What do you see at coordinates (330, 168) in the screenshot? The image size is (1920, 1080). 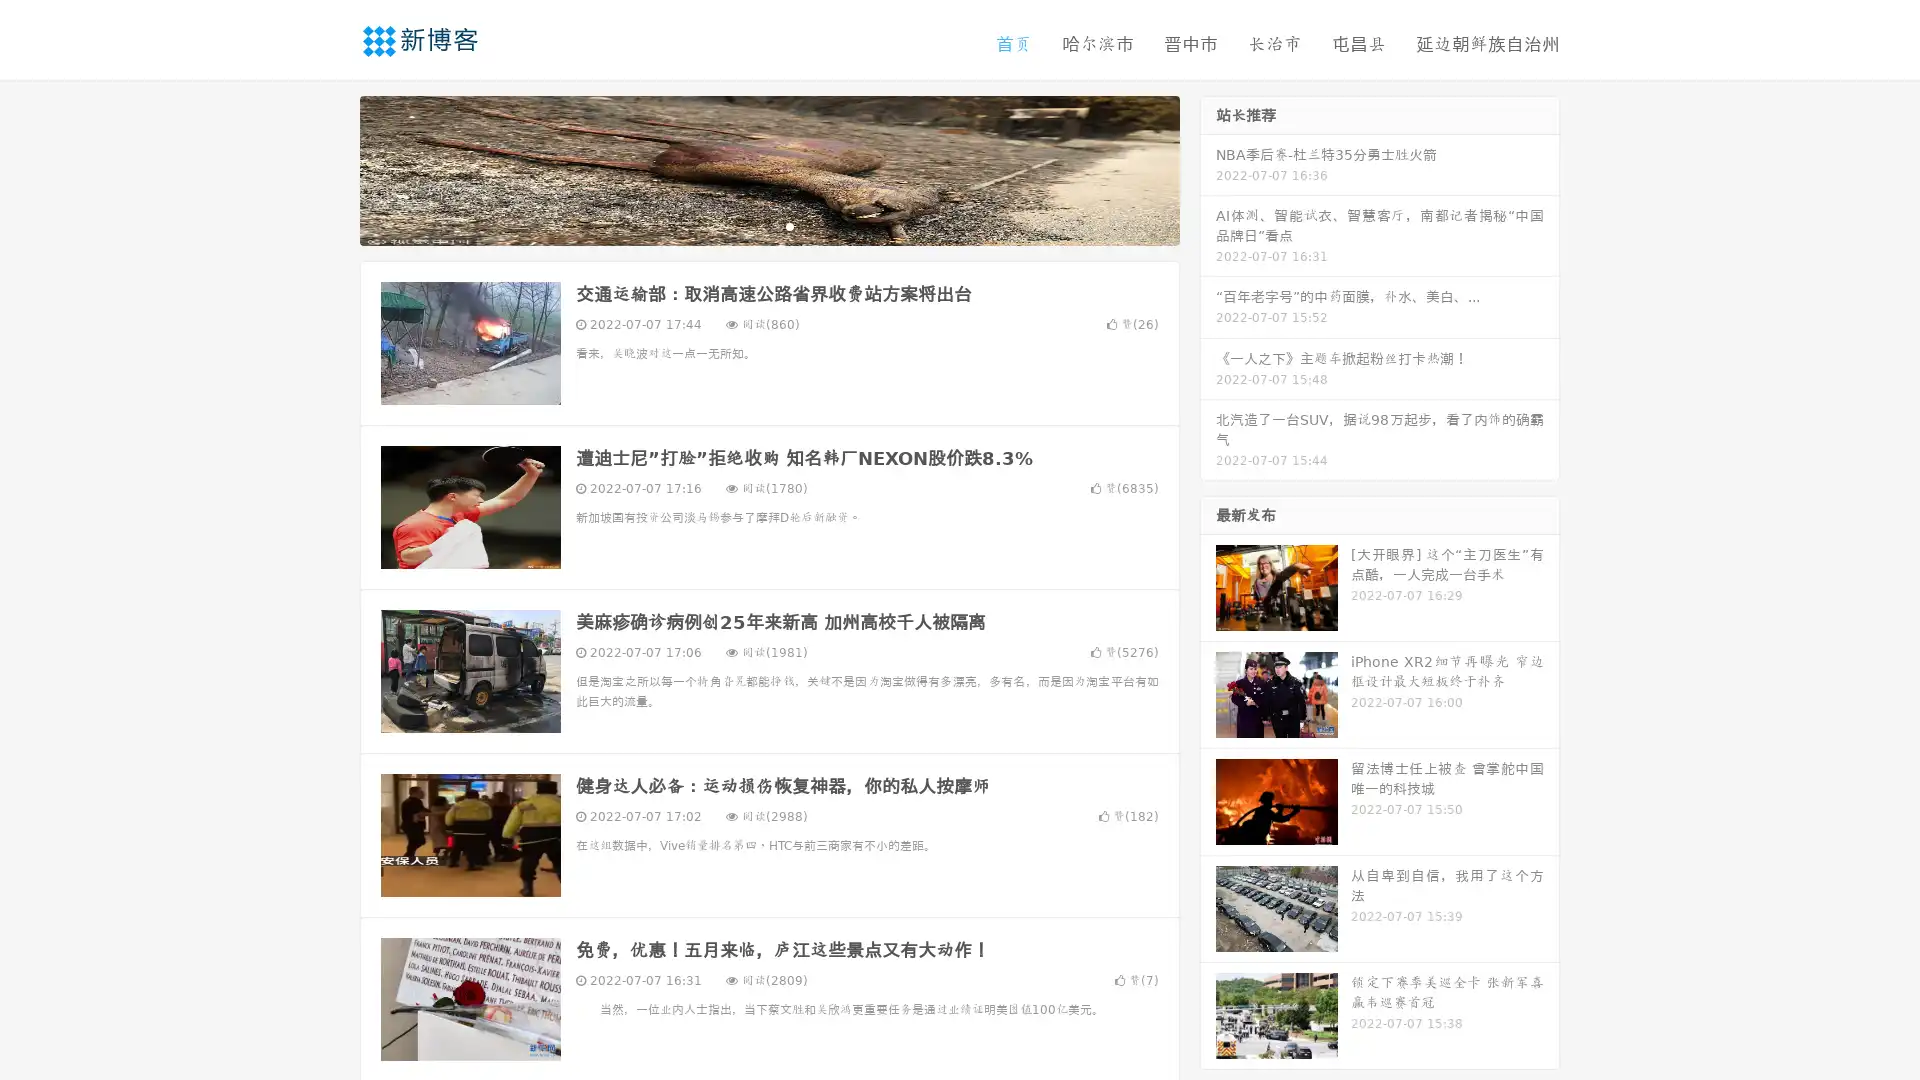 I see `Previous slide` at bounding box center [330, 168].